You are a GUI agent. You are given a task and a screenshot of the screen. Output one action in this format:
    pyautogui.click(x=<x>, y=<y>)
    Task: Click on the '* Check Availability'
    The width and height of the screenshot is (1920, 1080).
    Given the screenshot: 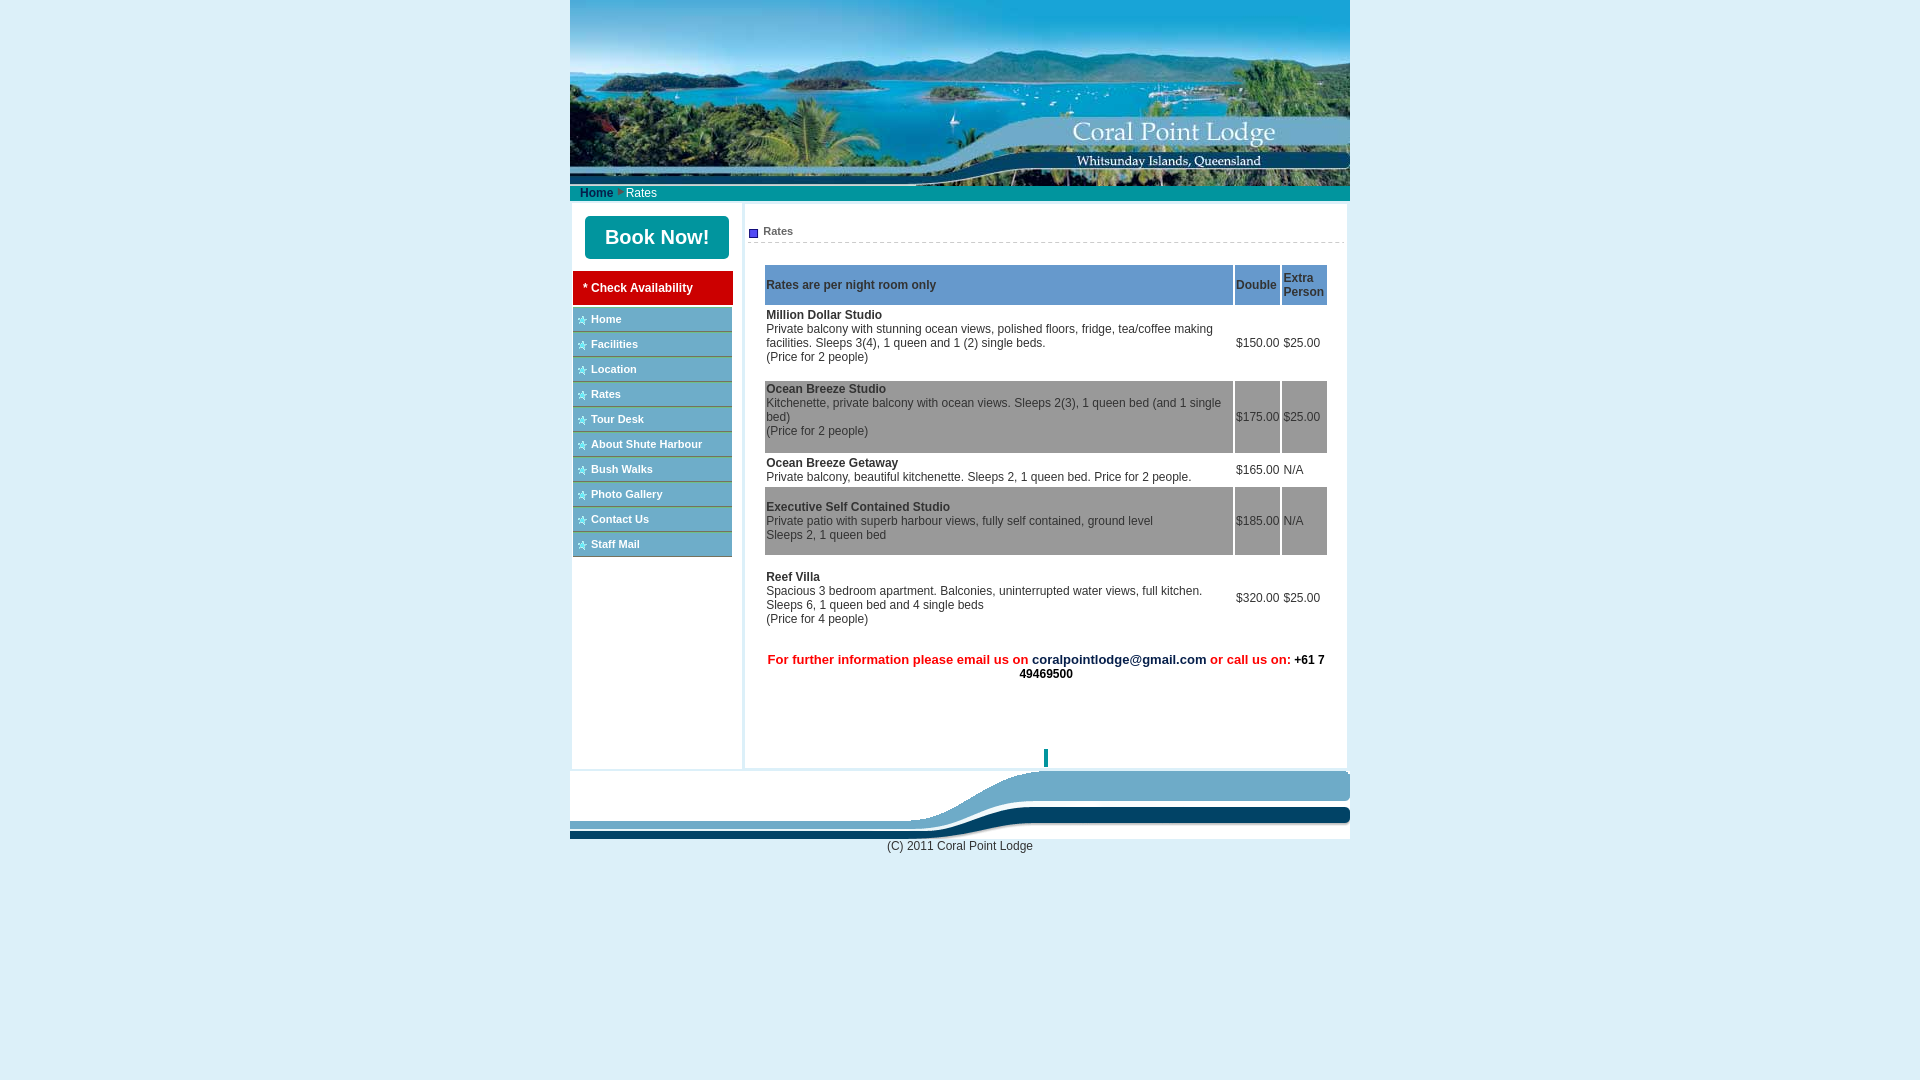 What is the action you would take?
    pyautogui.click(x=637, y=288)
    